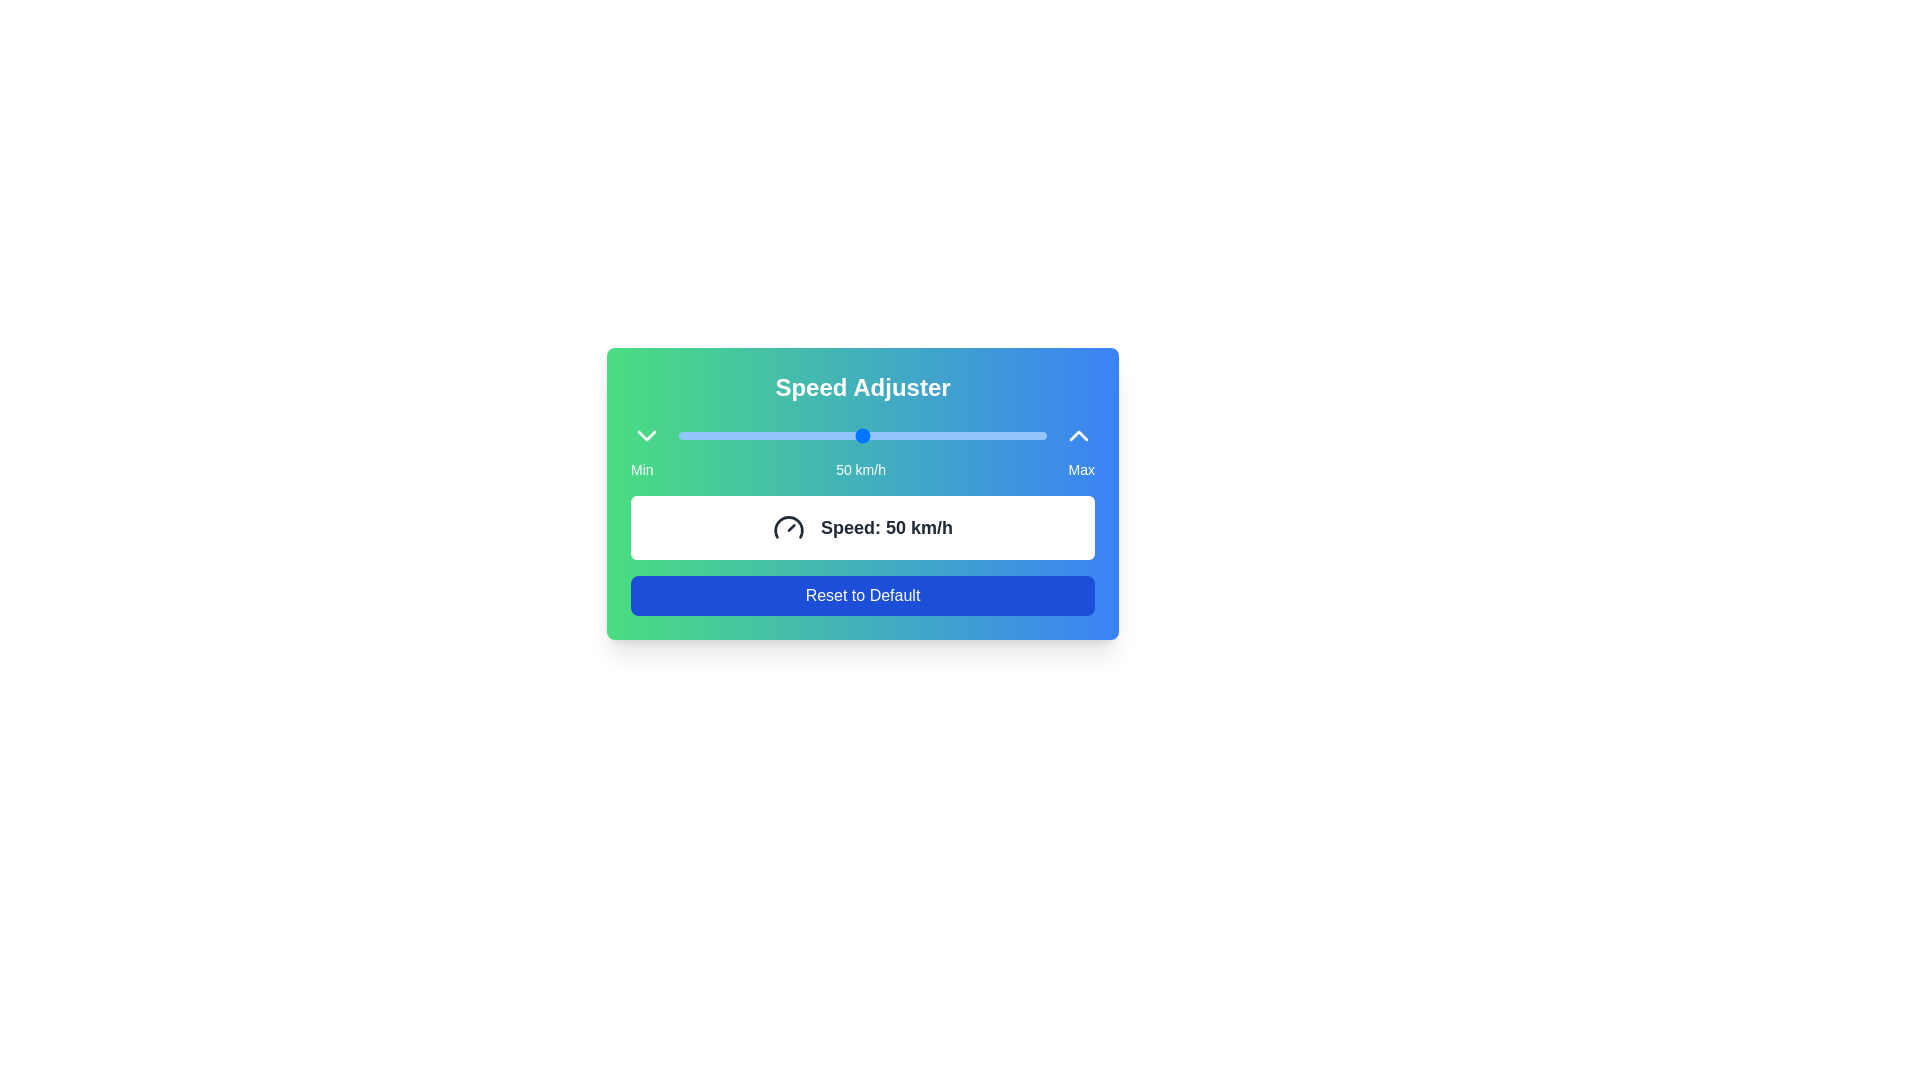  Describe the element at coordinates (733, 434) in the screenshot. I see `the slider value` at that location.